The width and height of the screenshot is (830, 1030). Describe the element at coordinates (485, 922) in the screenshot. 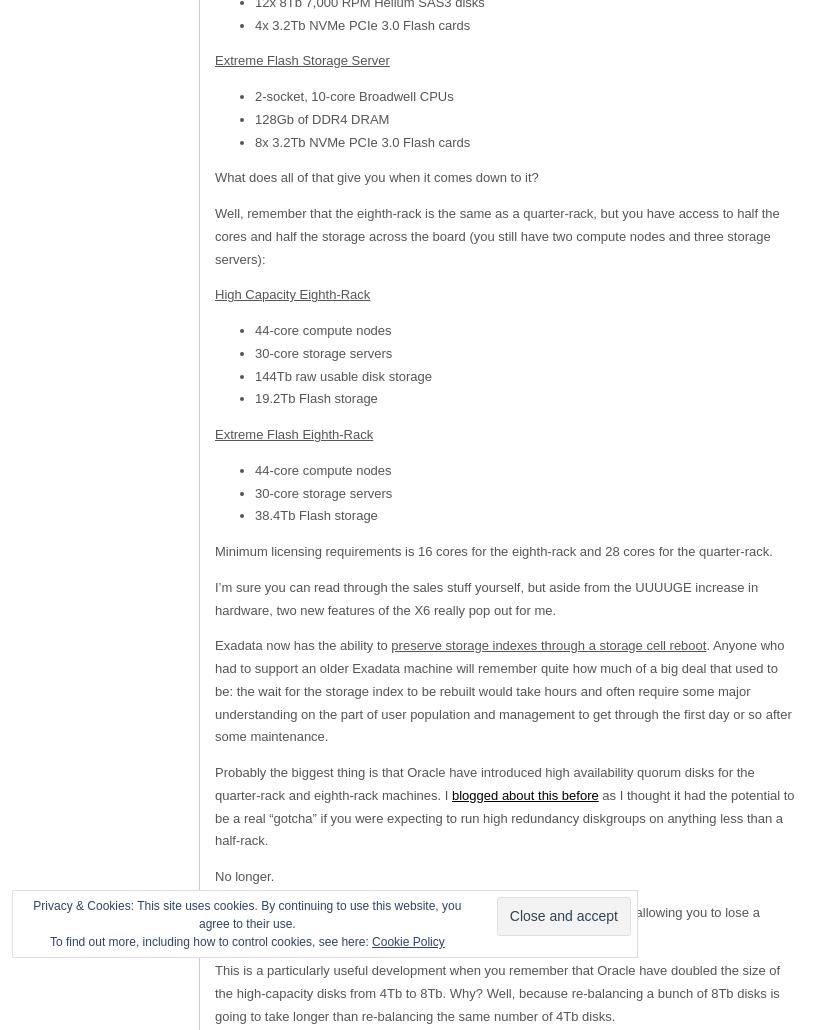

I see `'Now, a copy of the quorum disk is stored locally on each database node, allowing you to lose a storage cell and still be able to maintain your high redundancy.'` at that location.